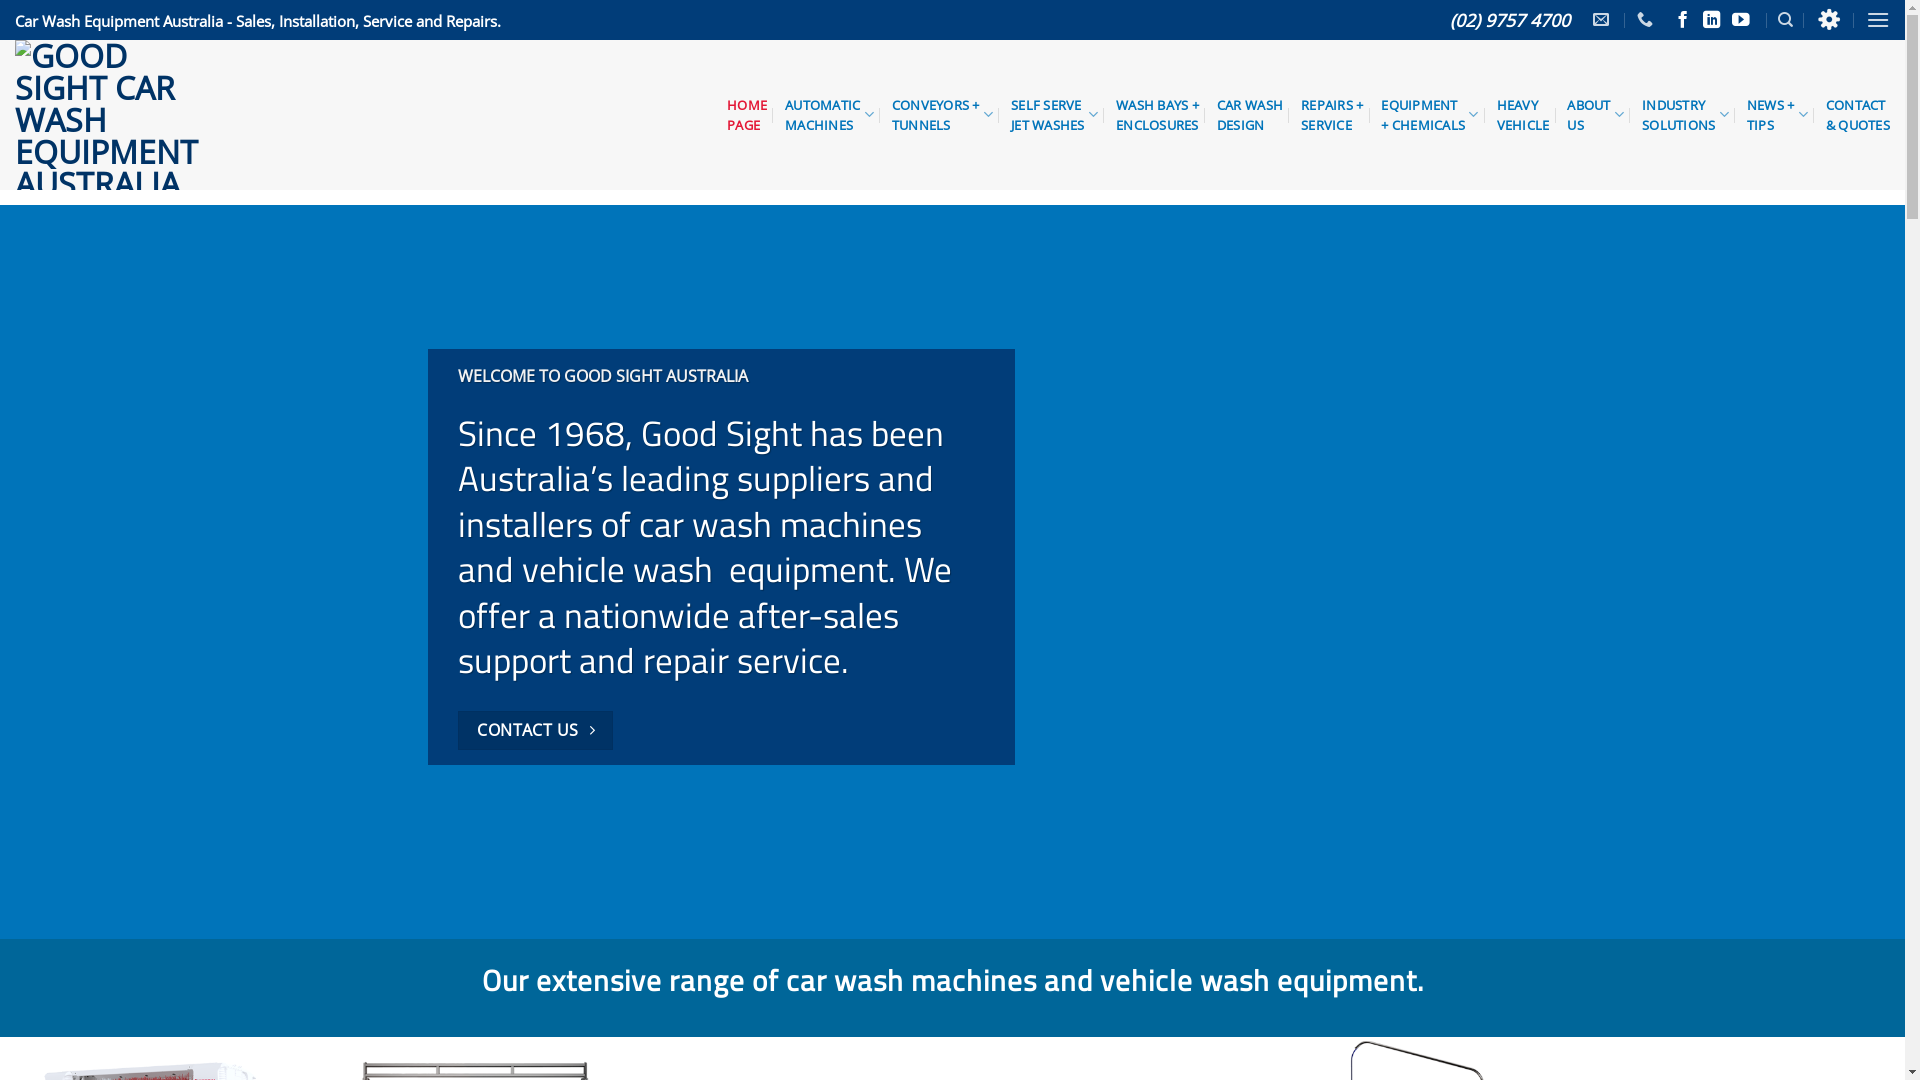 The height and width of the screenshot is (1080, 1920). I want to click on 'WASH BAYS +, so click(1157, 115).